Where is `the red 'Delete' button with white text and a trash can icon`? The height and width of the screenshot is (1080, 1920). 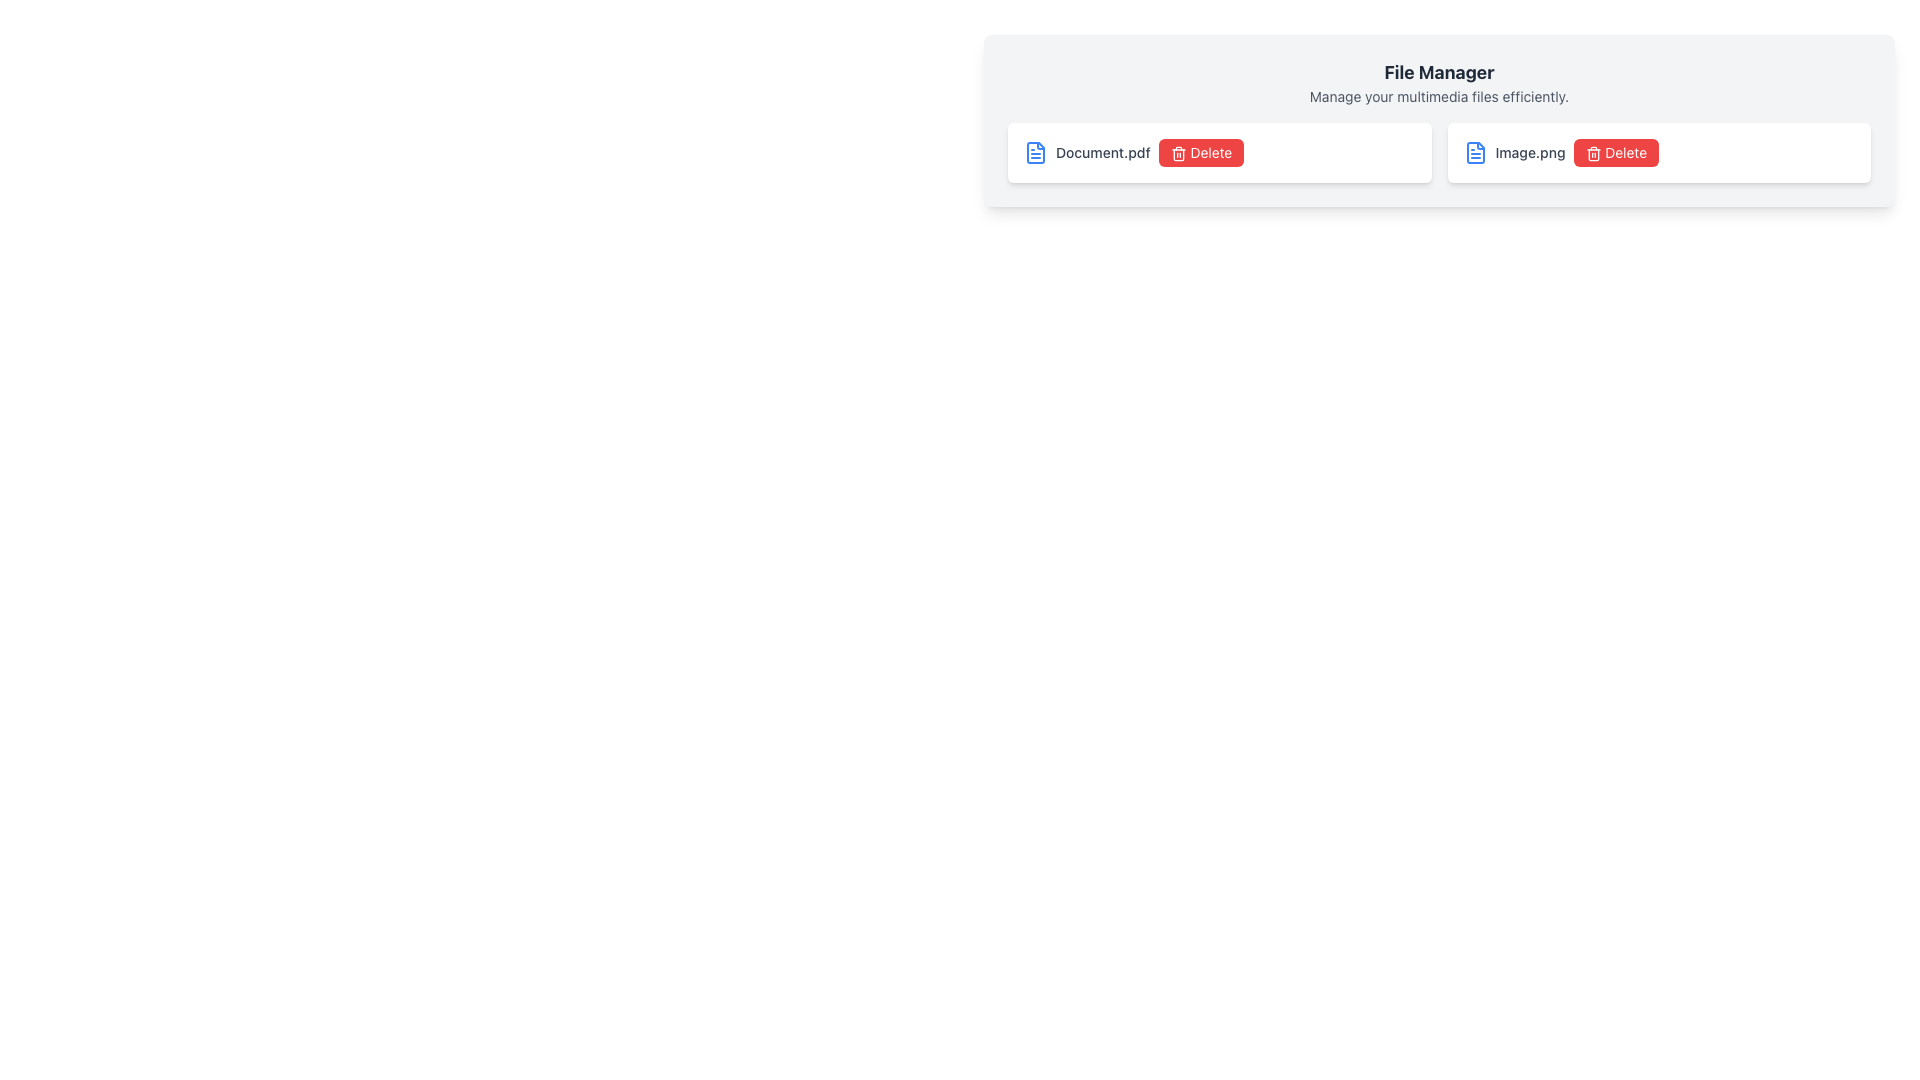 the red 'Delete' button with white text and a trash can icon is located at coordinates (1616, 152).